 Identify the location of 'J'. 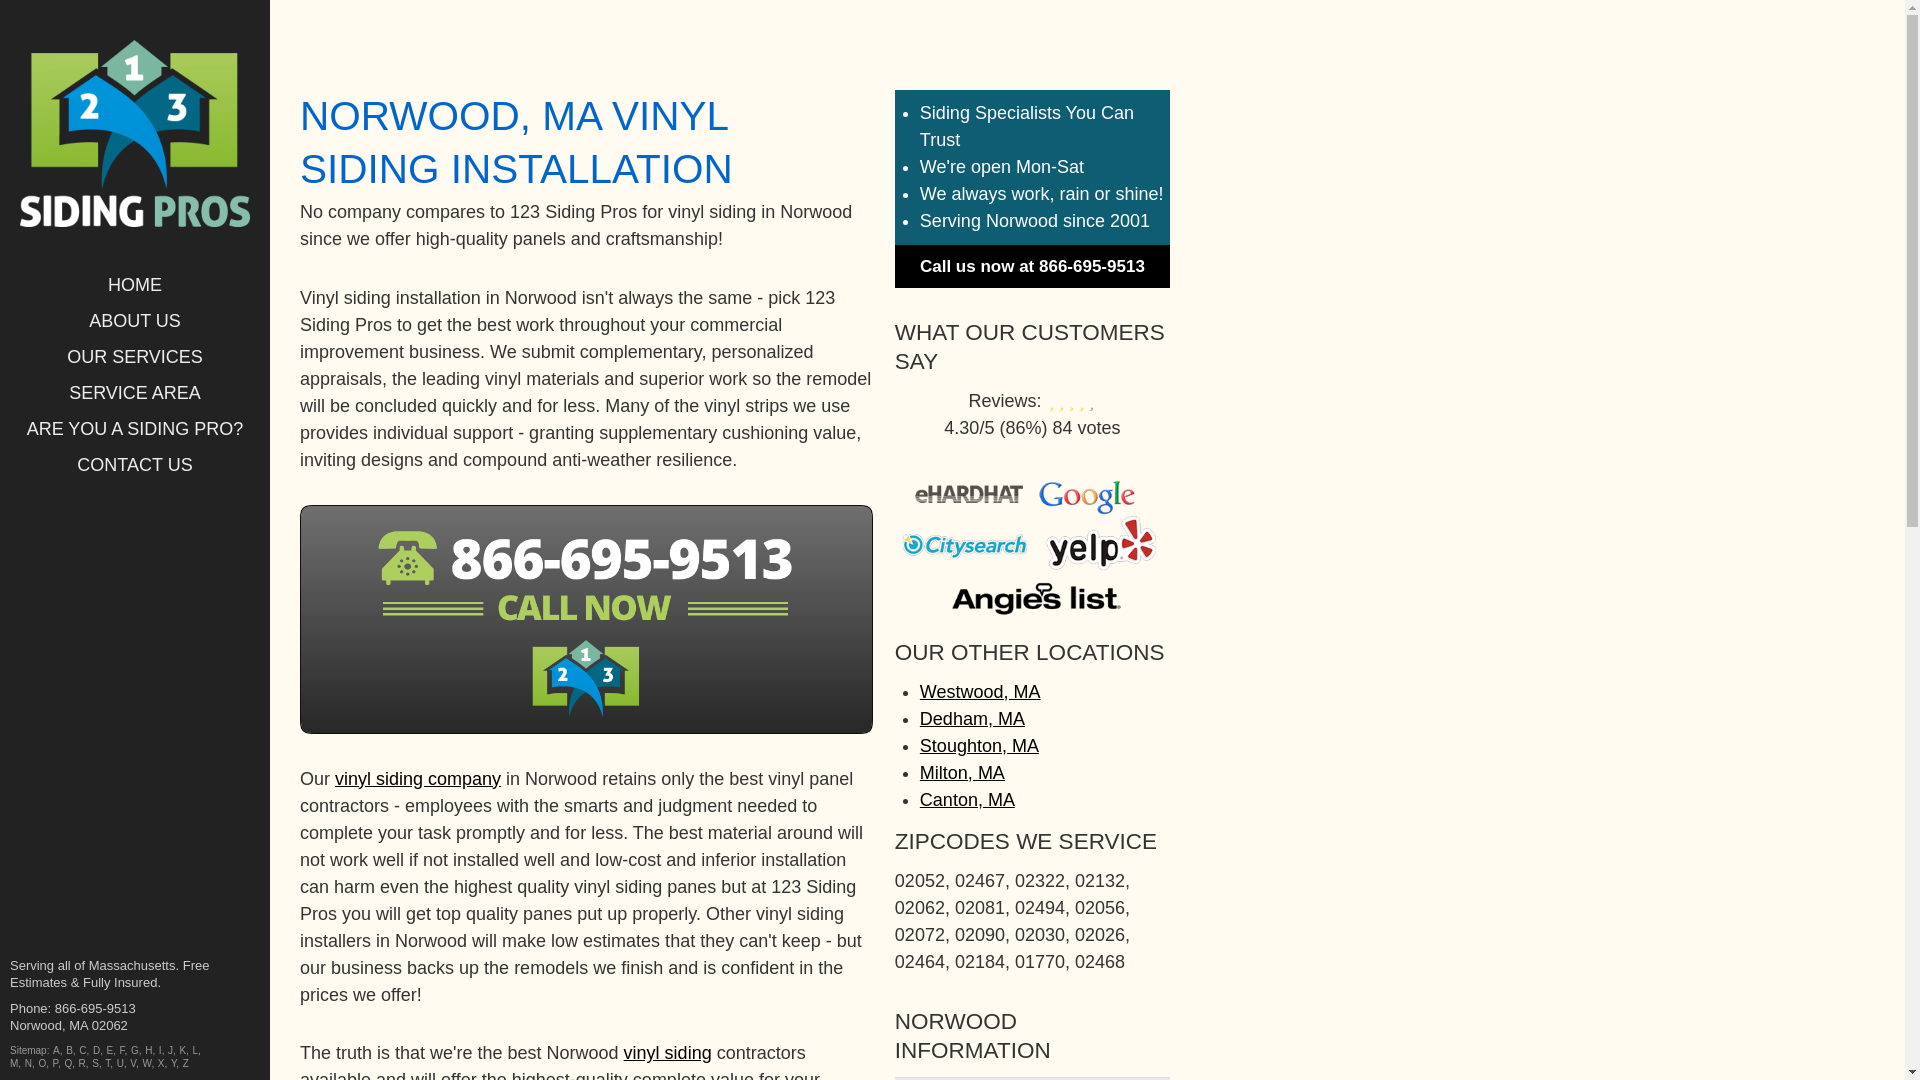
(170, 1049).